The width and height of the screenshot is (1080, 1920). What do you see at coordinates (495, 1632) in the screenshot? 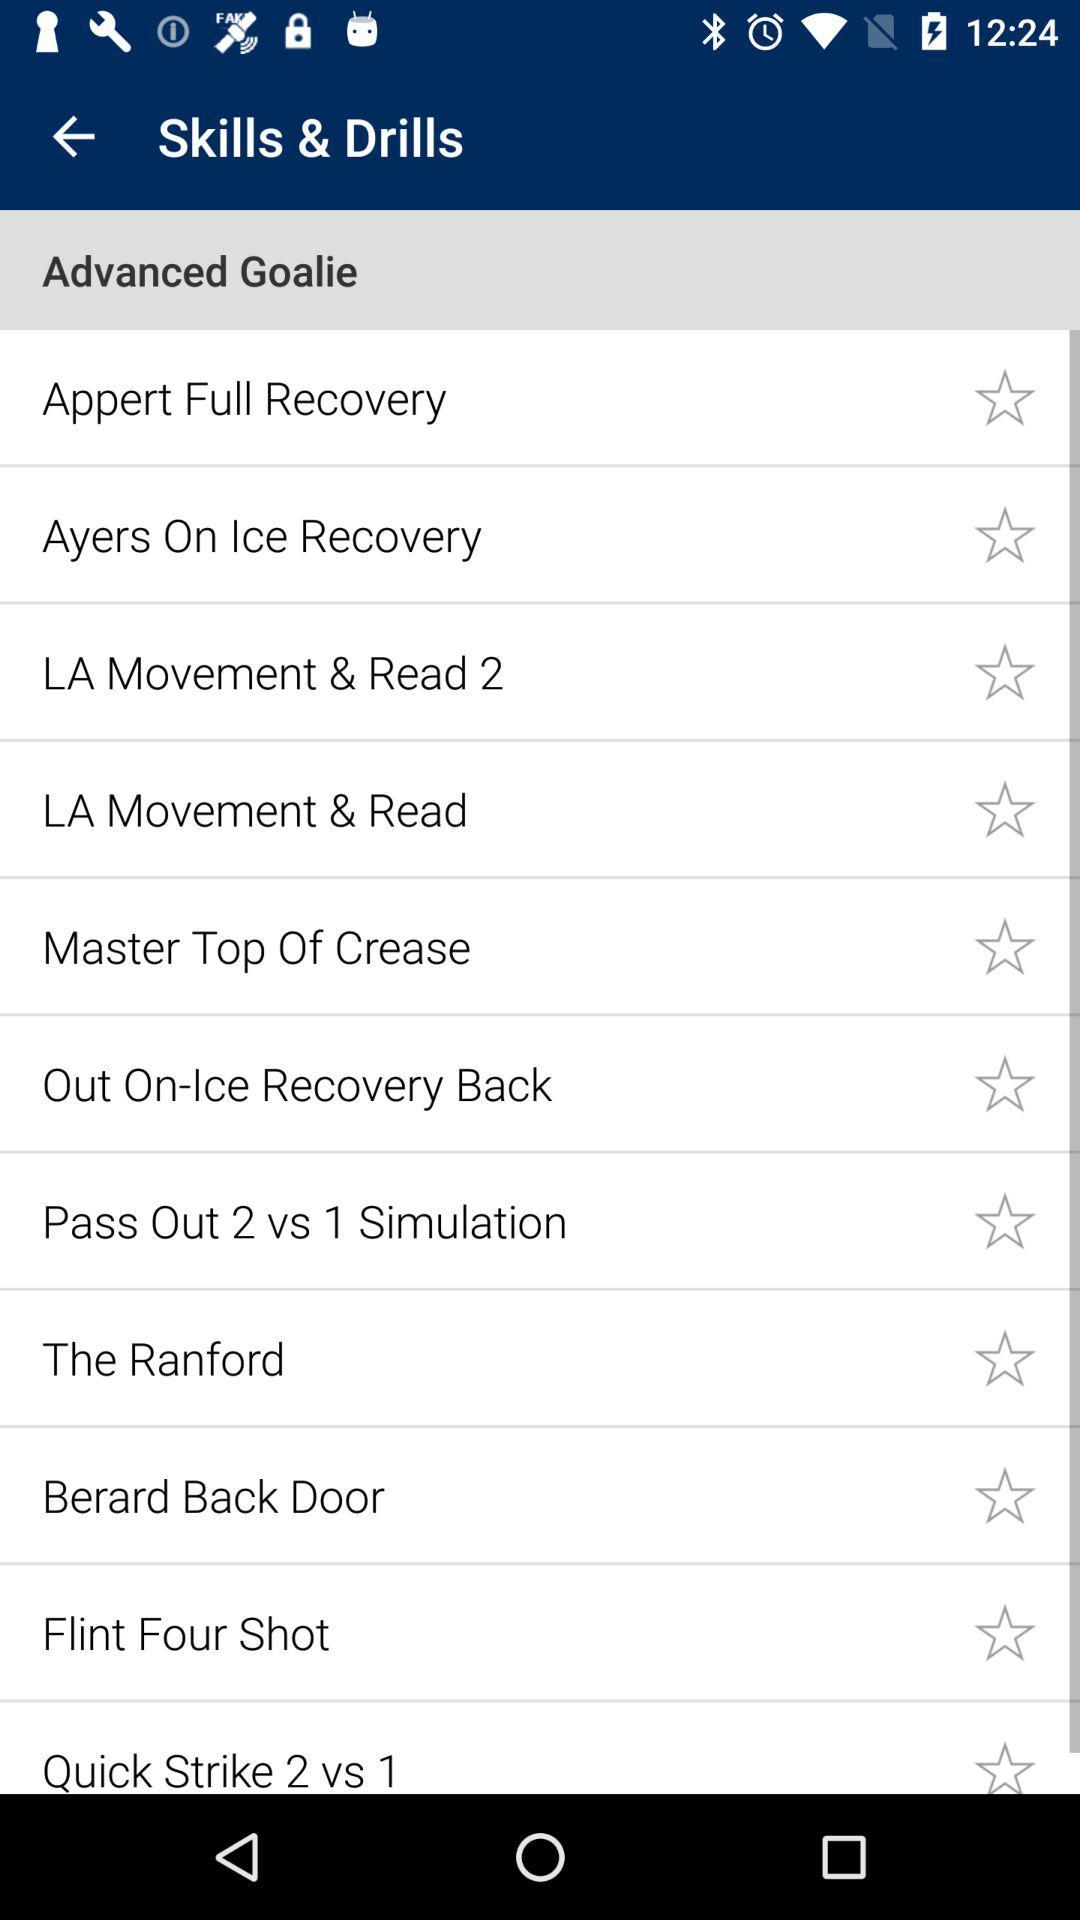
I see `icon above the quick strike 2 item` at bounding box center [495, 1632].